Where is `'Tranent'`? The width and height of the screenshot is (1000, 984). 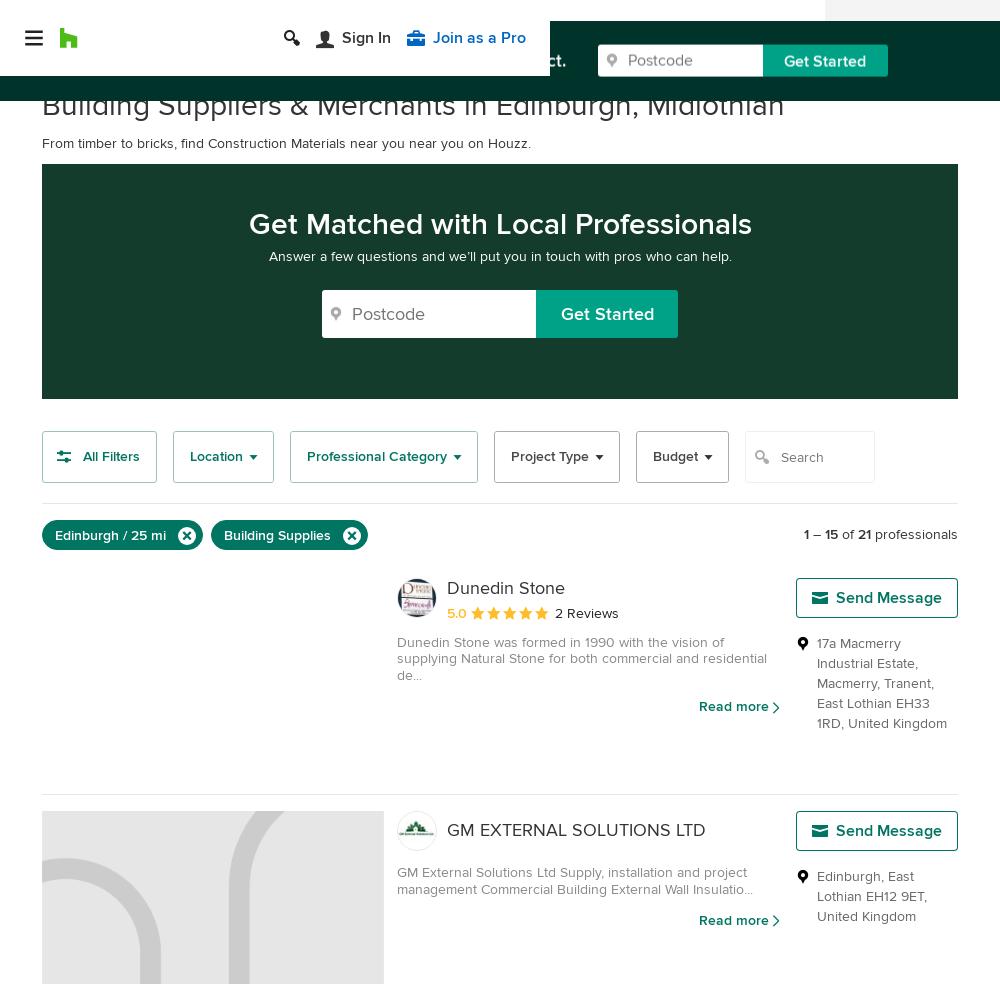 'Tranent' is located at coordinates (907, 683).